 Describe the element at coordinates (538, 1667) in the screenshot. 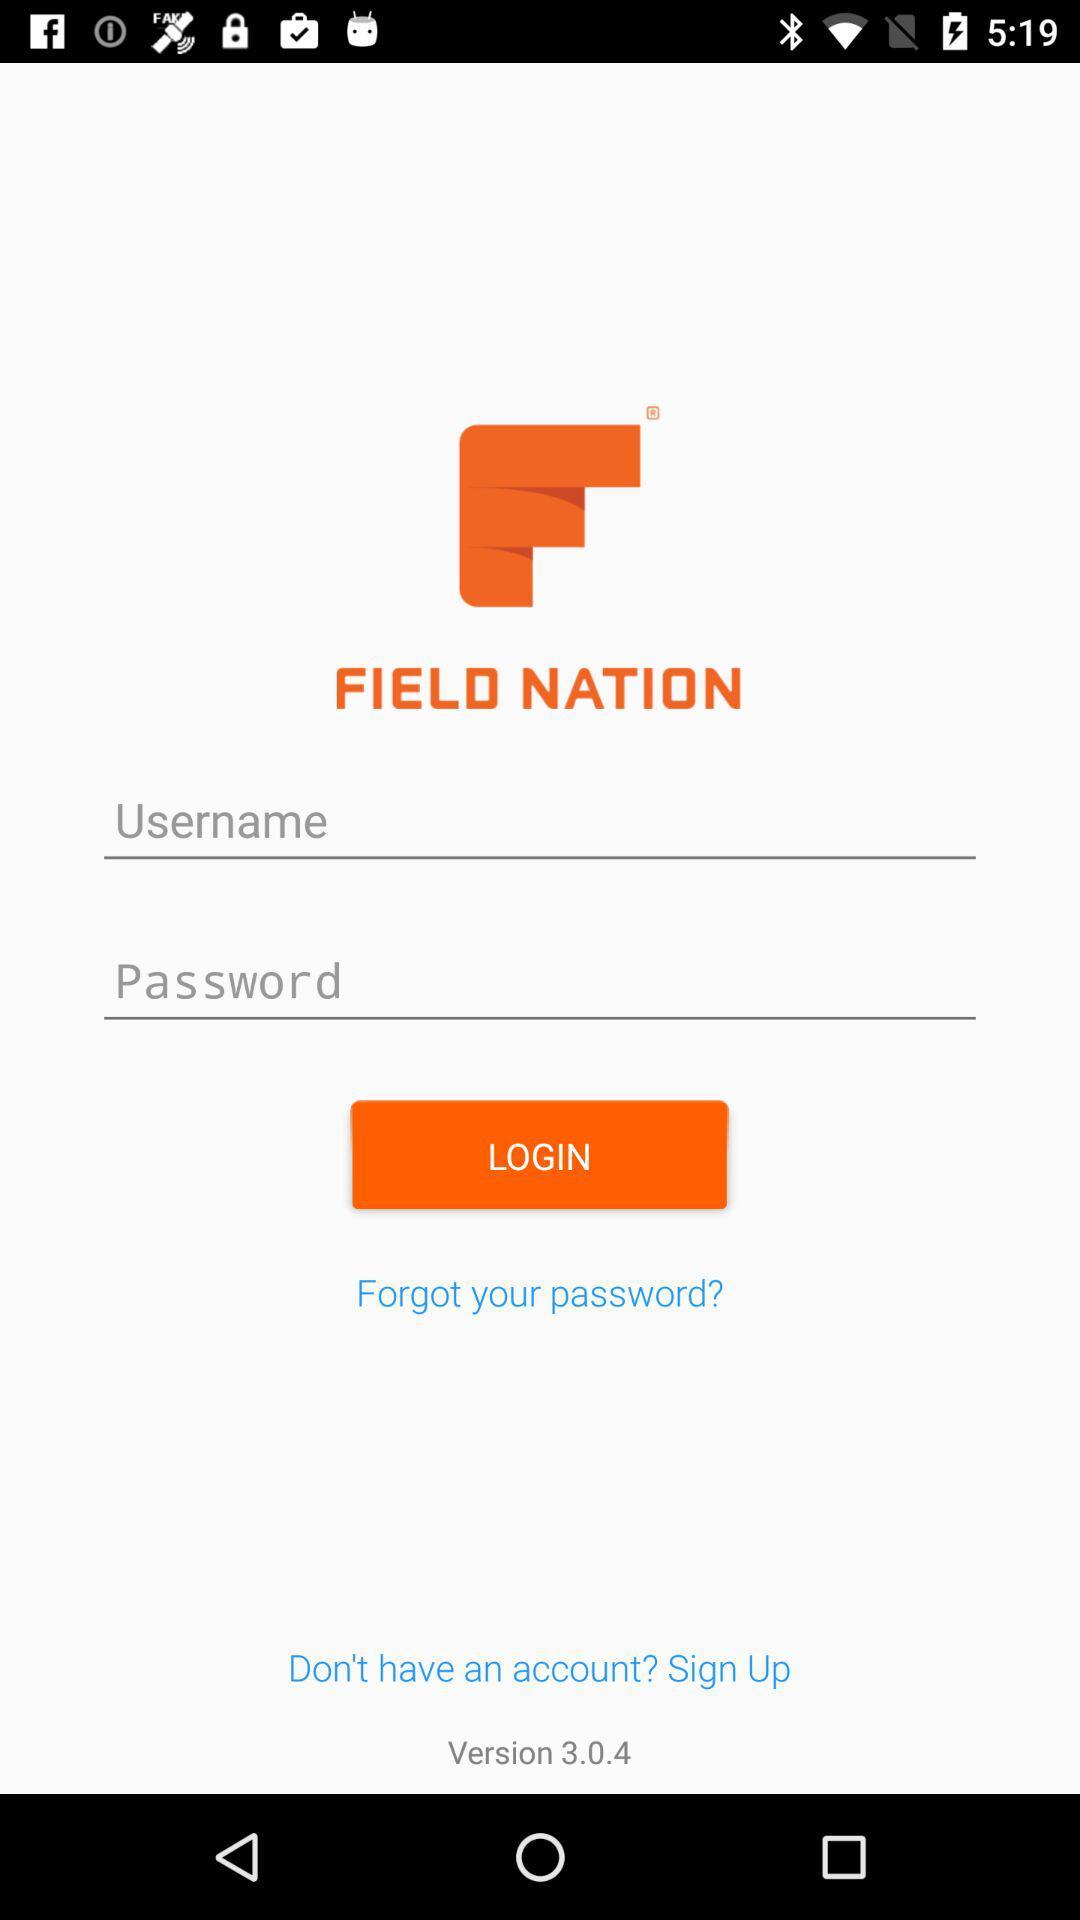

I see `the icon above the version 3 0 app` at that location.